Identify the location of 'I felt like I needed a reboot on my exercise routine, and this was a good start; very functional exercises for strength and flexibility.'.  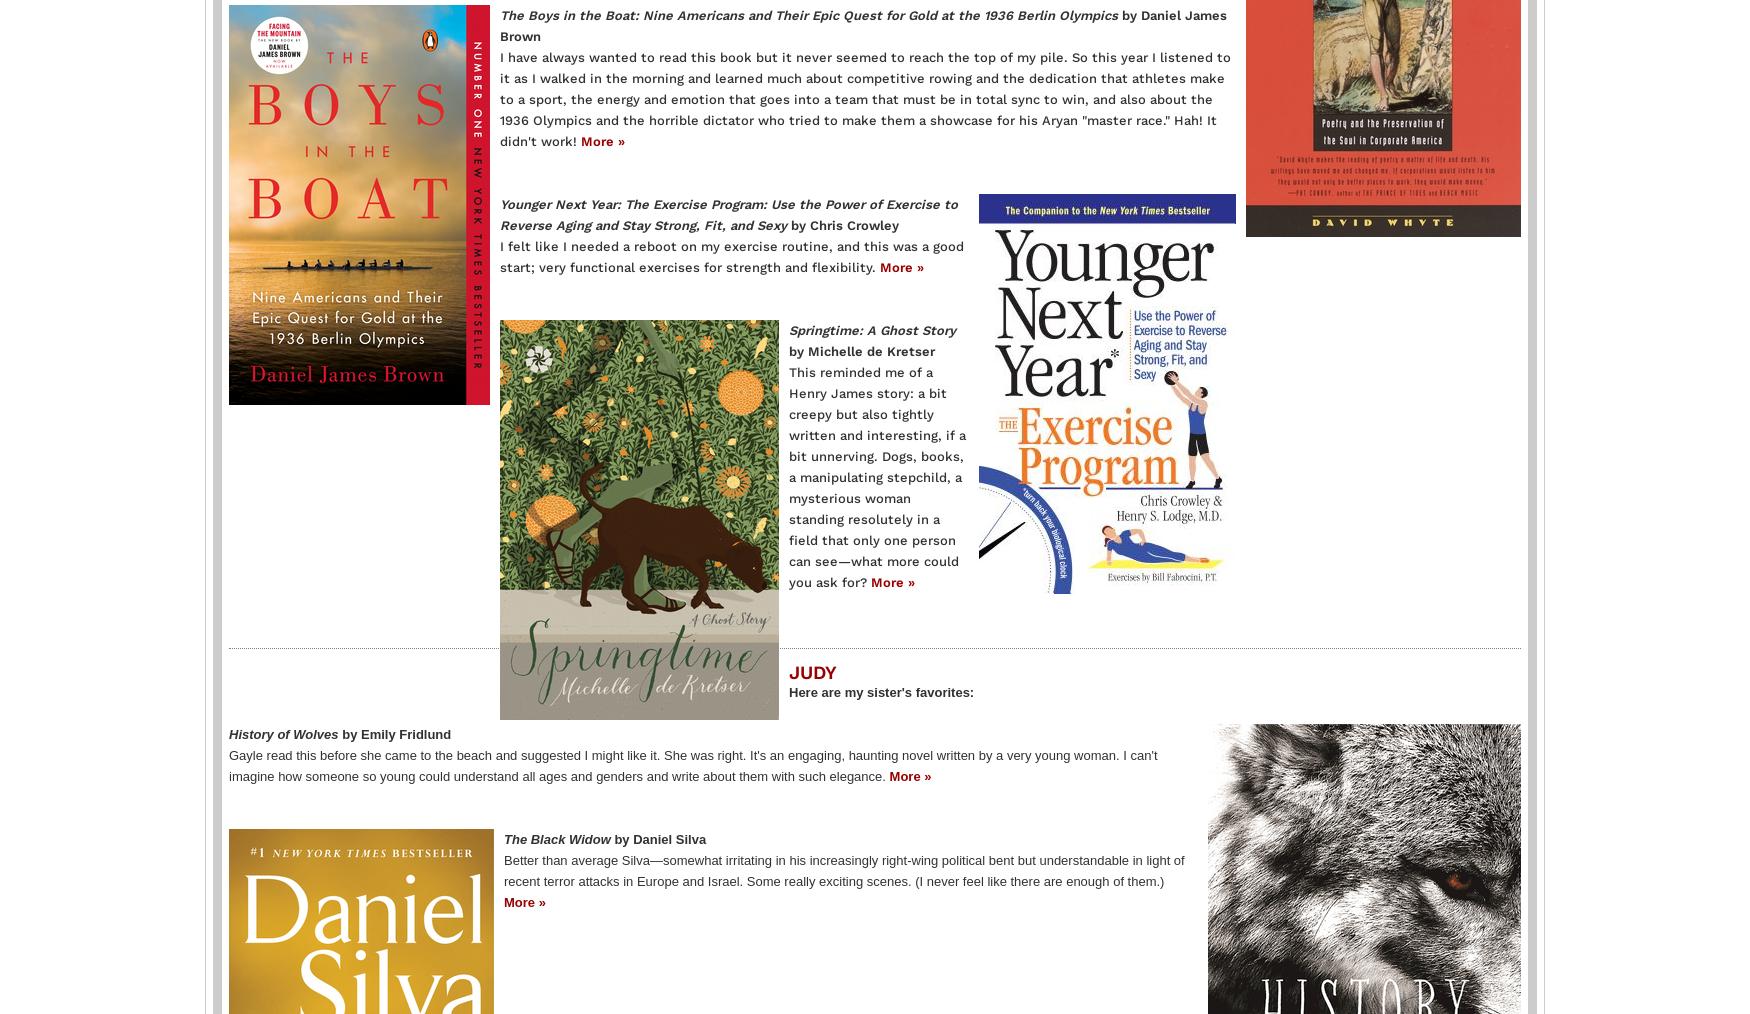
(732, 256).